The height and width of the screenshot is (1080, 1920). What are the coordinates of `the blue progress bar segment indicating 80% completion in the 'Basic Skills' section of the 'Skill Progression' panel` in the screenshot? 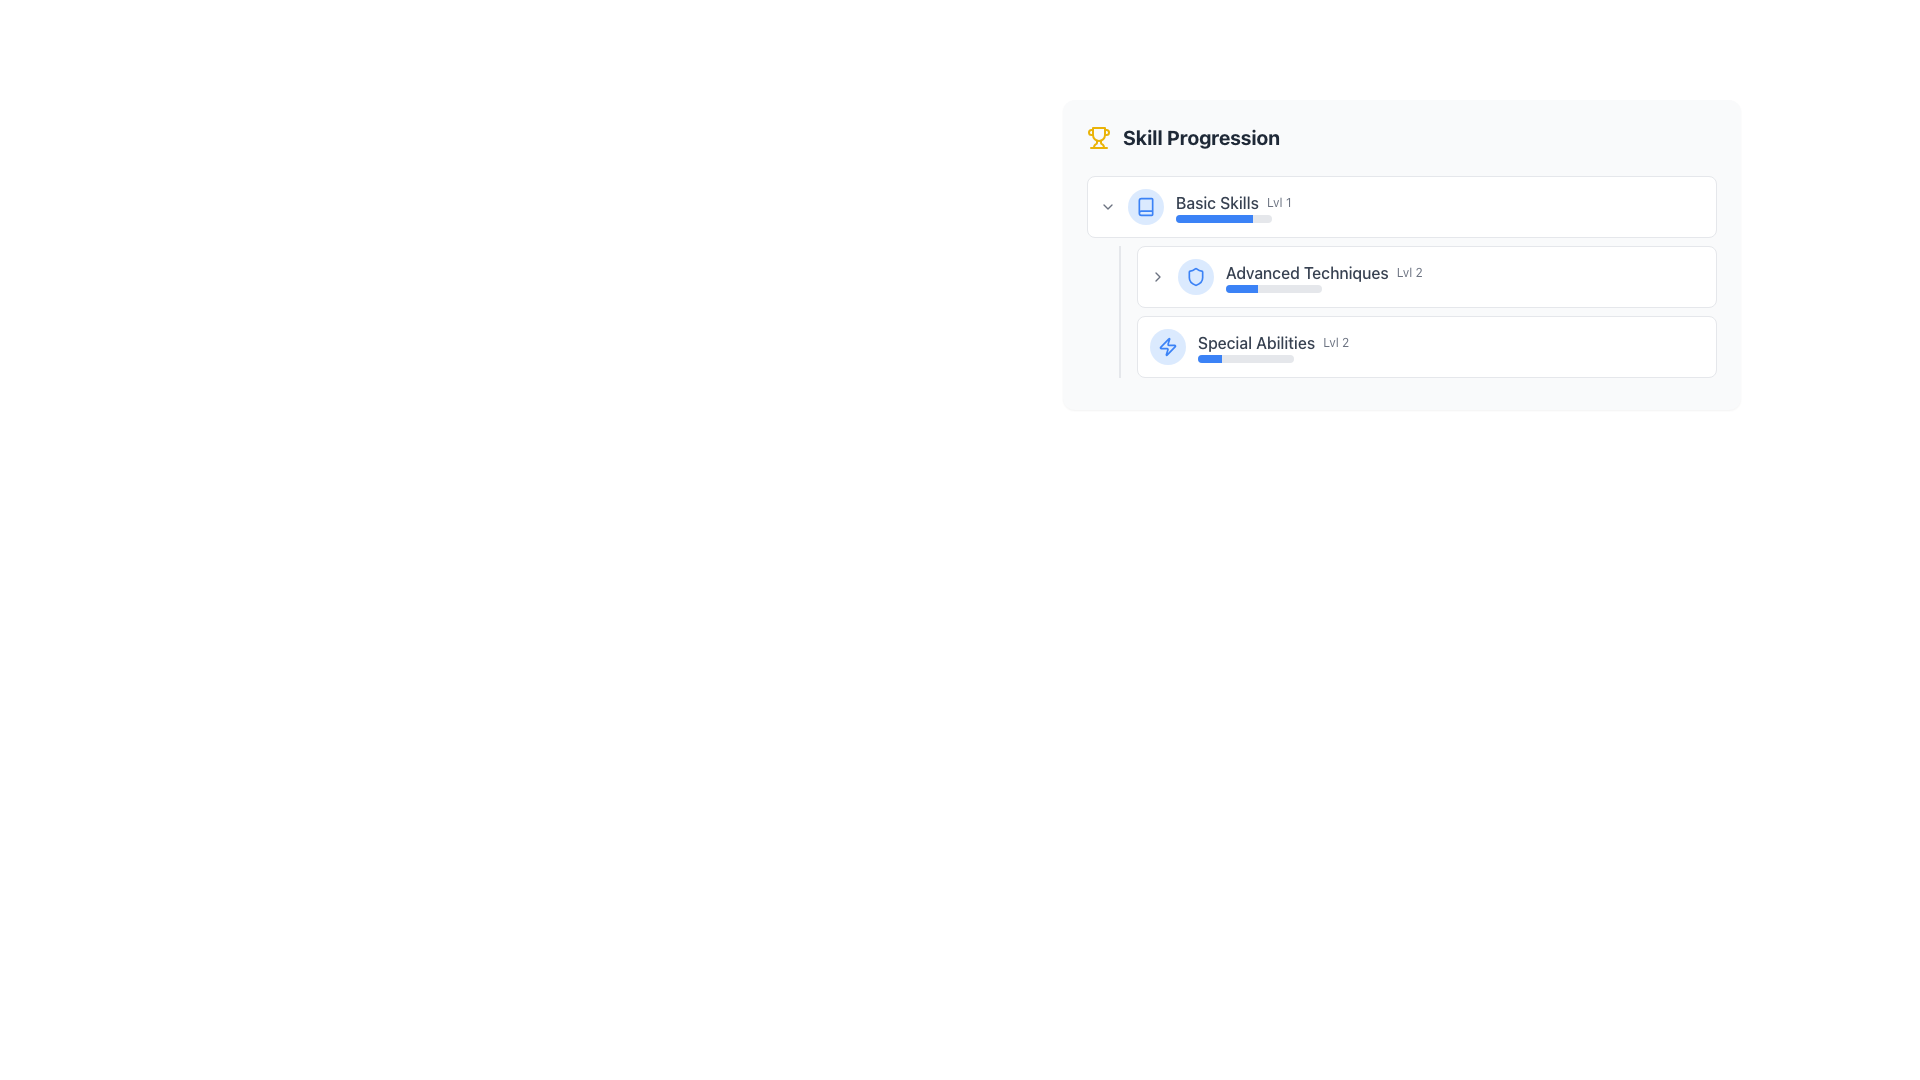 It's located at (1213, 219).